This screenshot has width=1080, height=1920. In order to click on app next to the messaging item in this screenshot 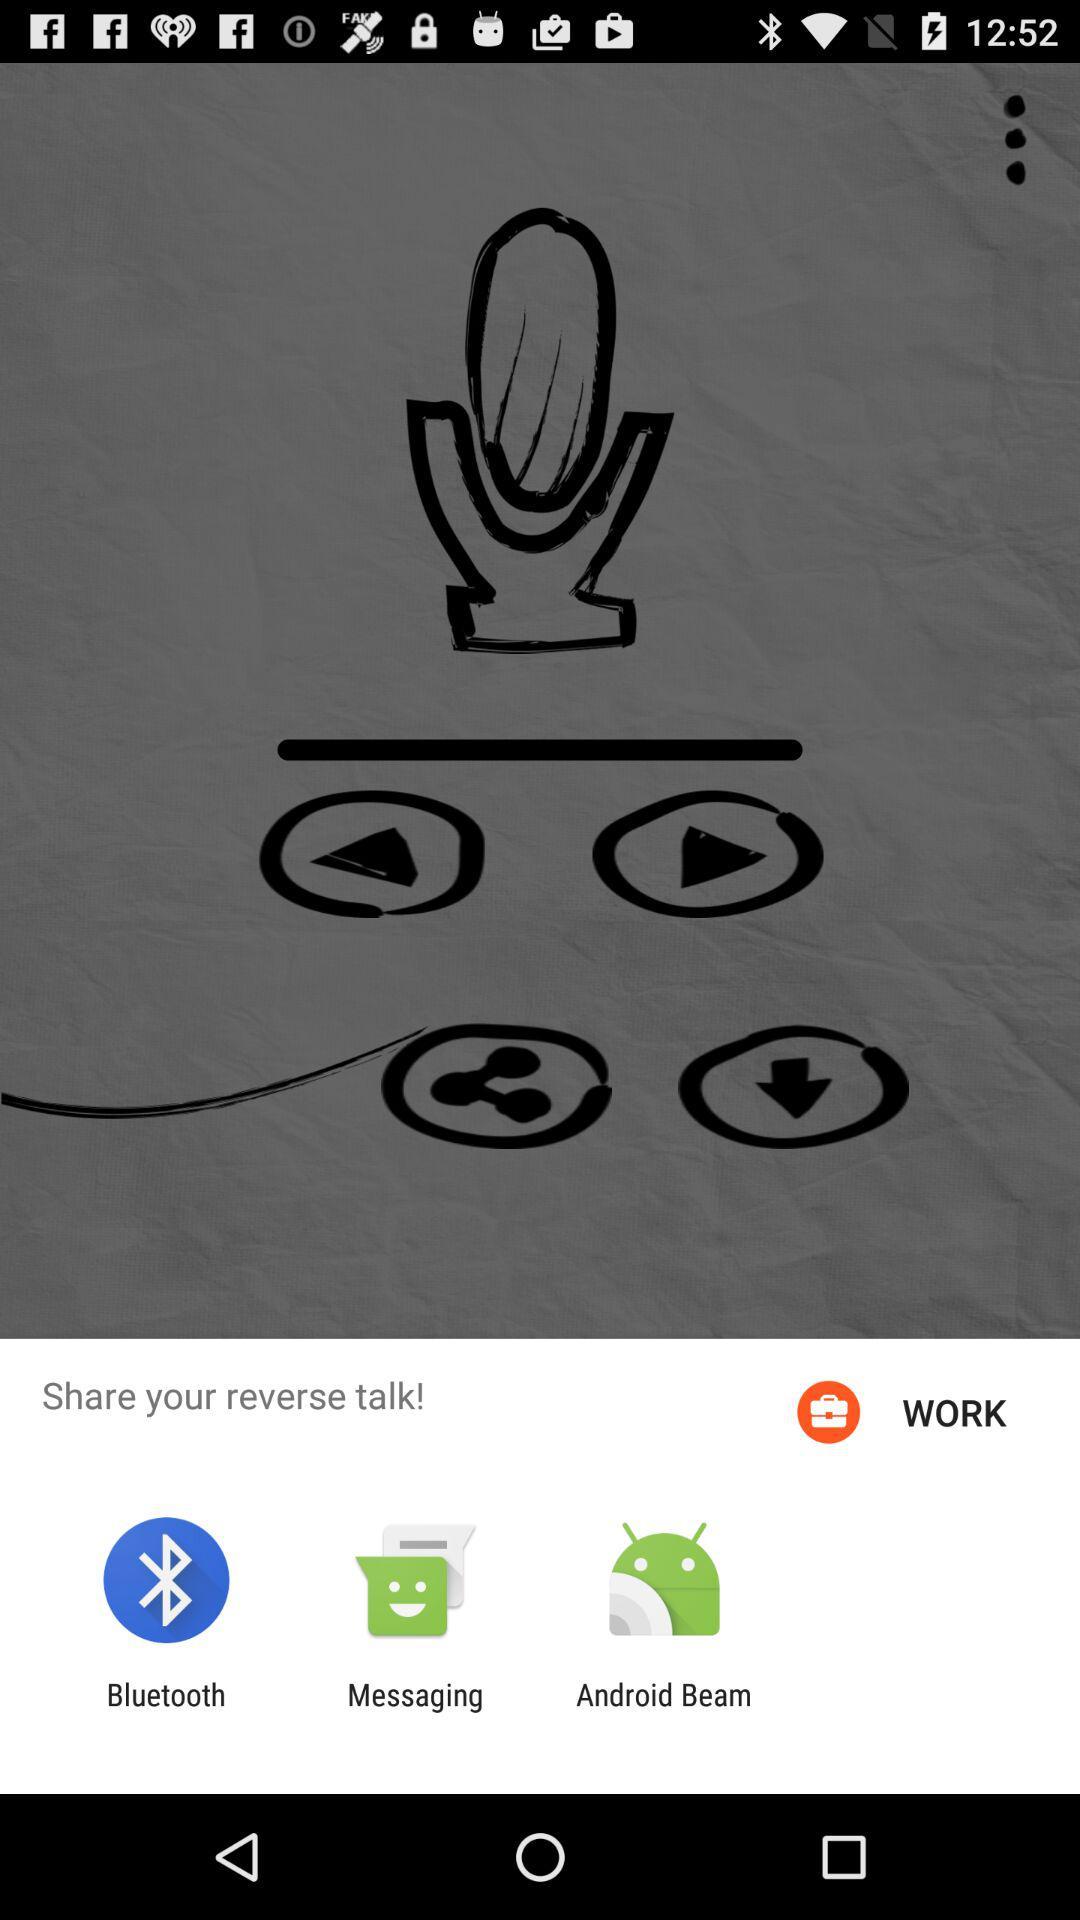, I will do `click(165, 1711)`.